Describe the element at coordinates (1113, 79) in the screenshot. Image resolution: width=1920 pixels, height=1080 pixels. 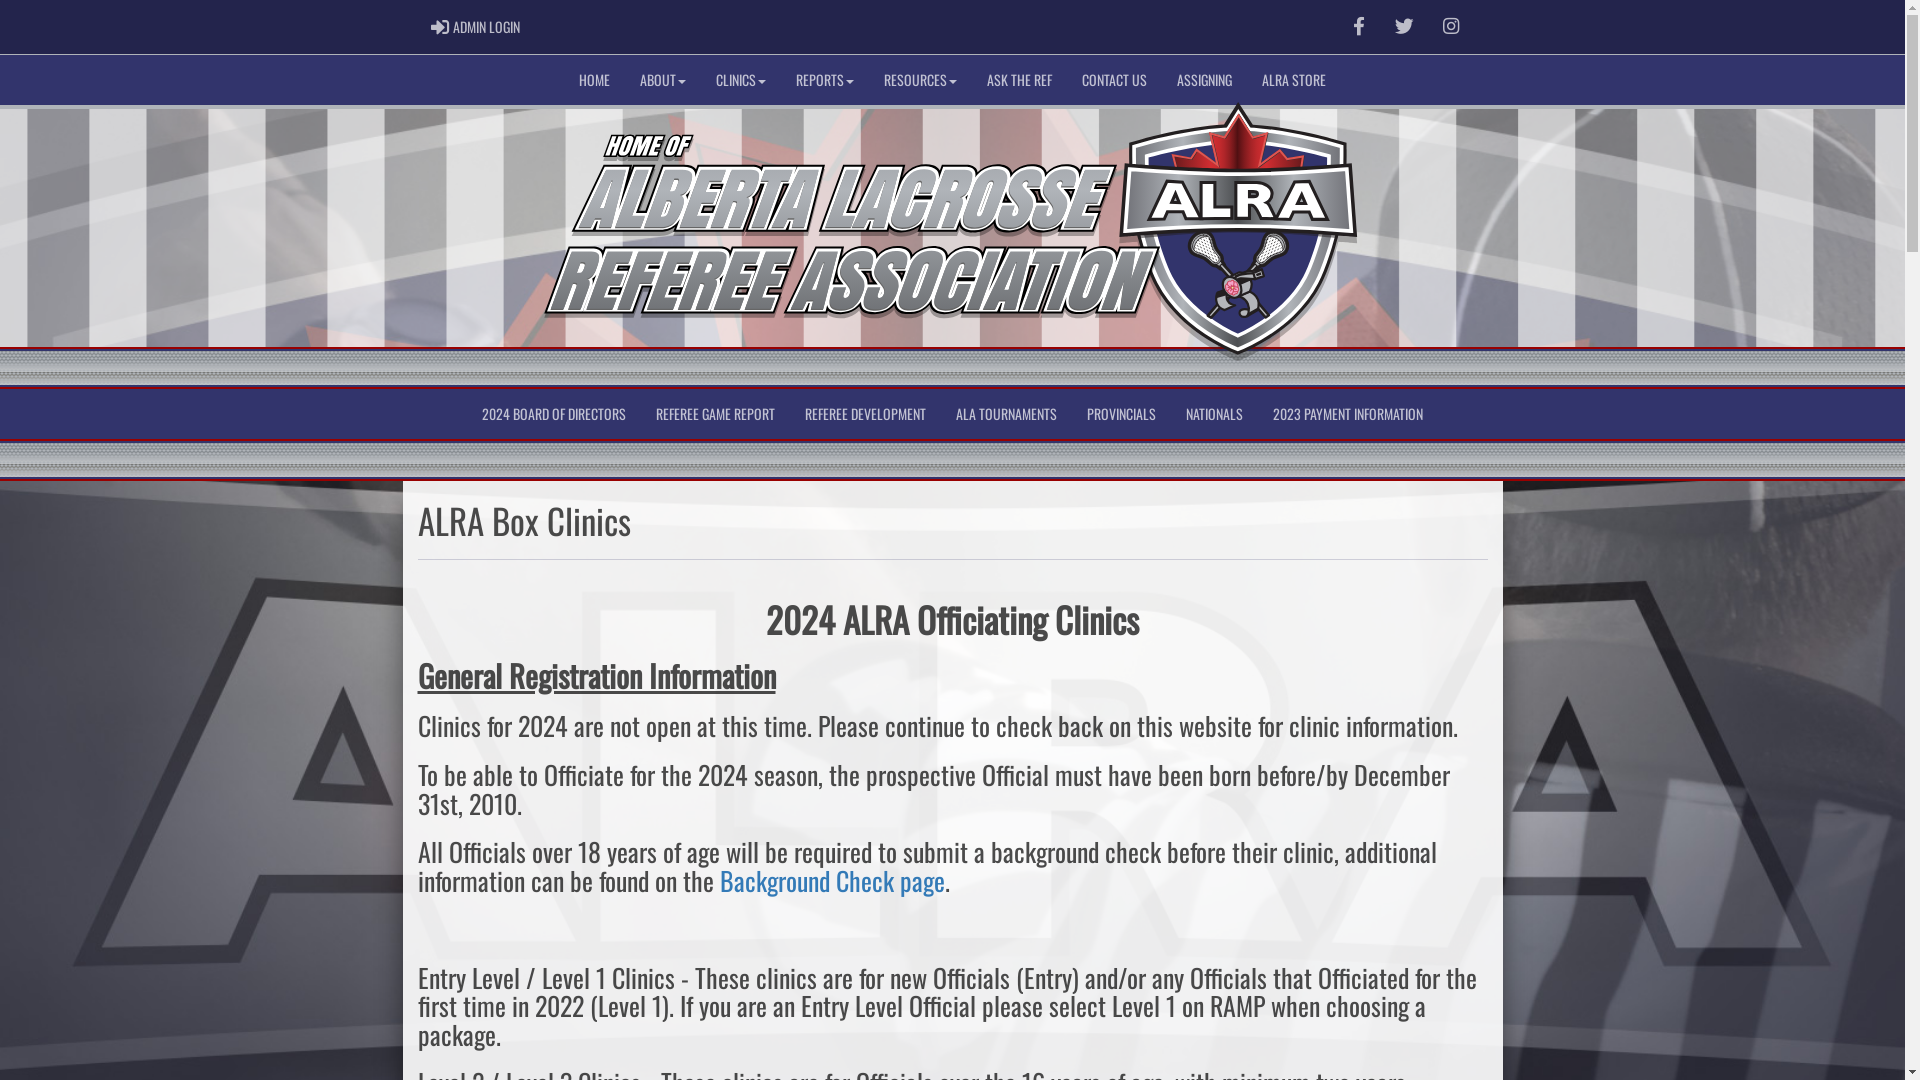
I see `'CONTACT US'` at that location.